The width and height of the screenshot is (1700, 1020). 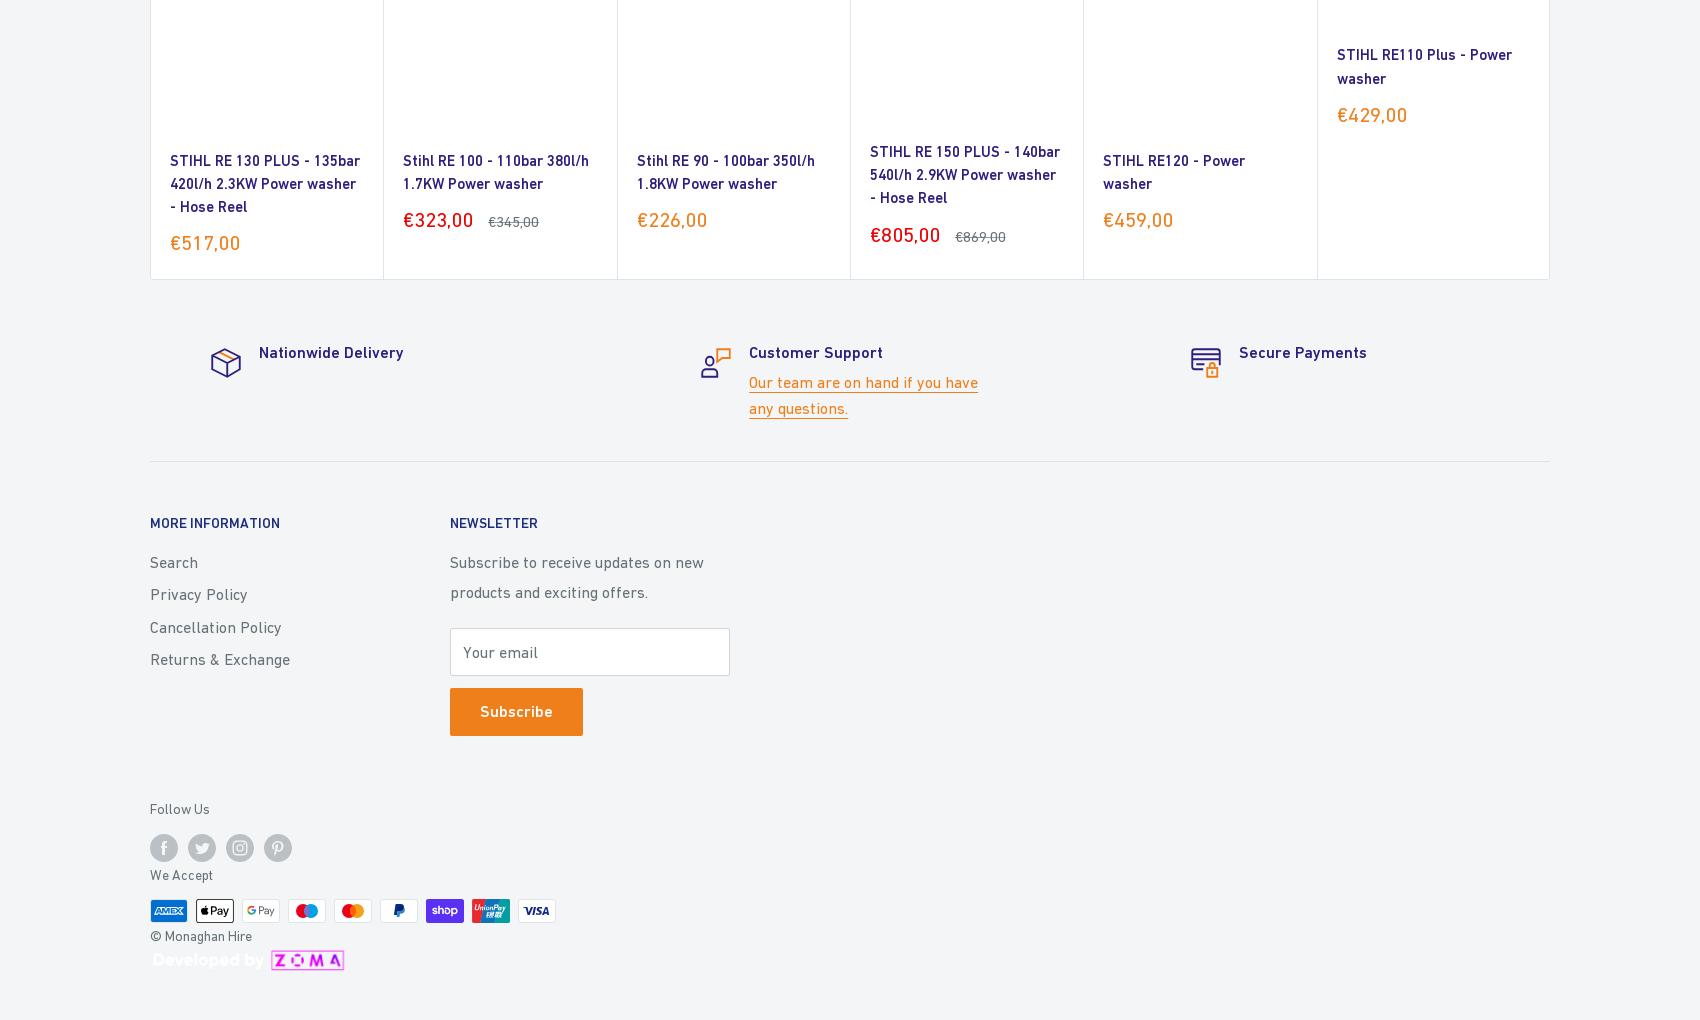 I want to click on 'We Accept', so click(x=180, y=873).